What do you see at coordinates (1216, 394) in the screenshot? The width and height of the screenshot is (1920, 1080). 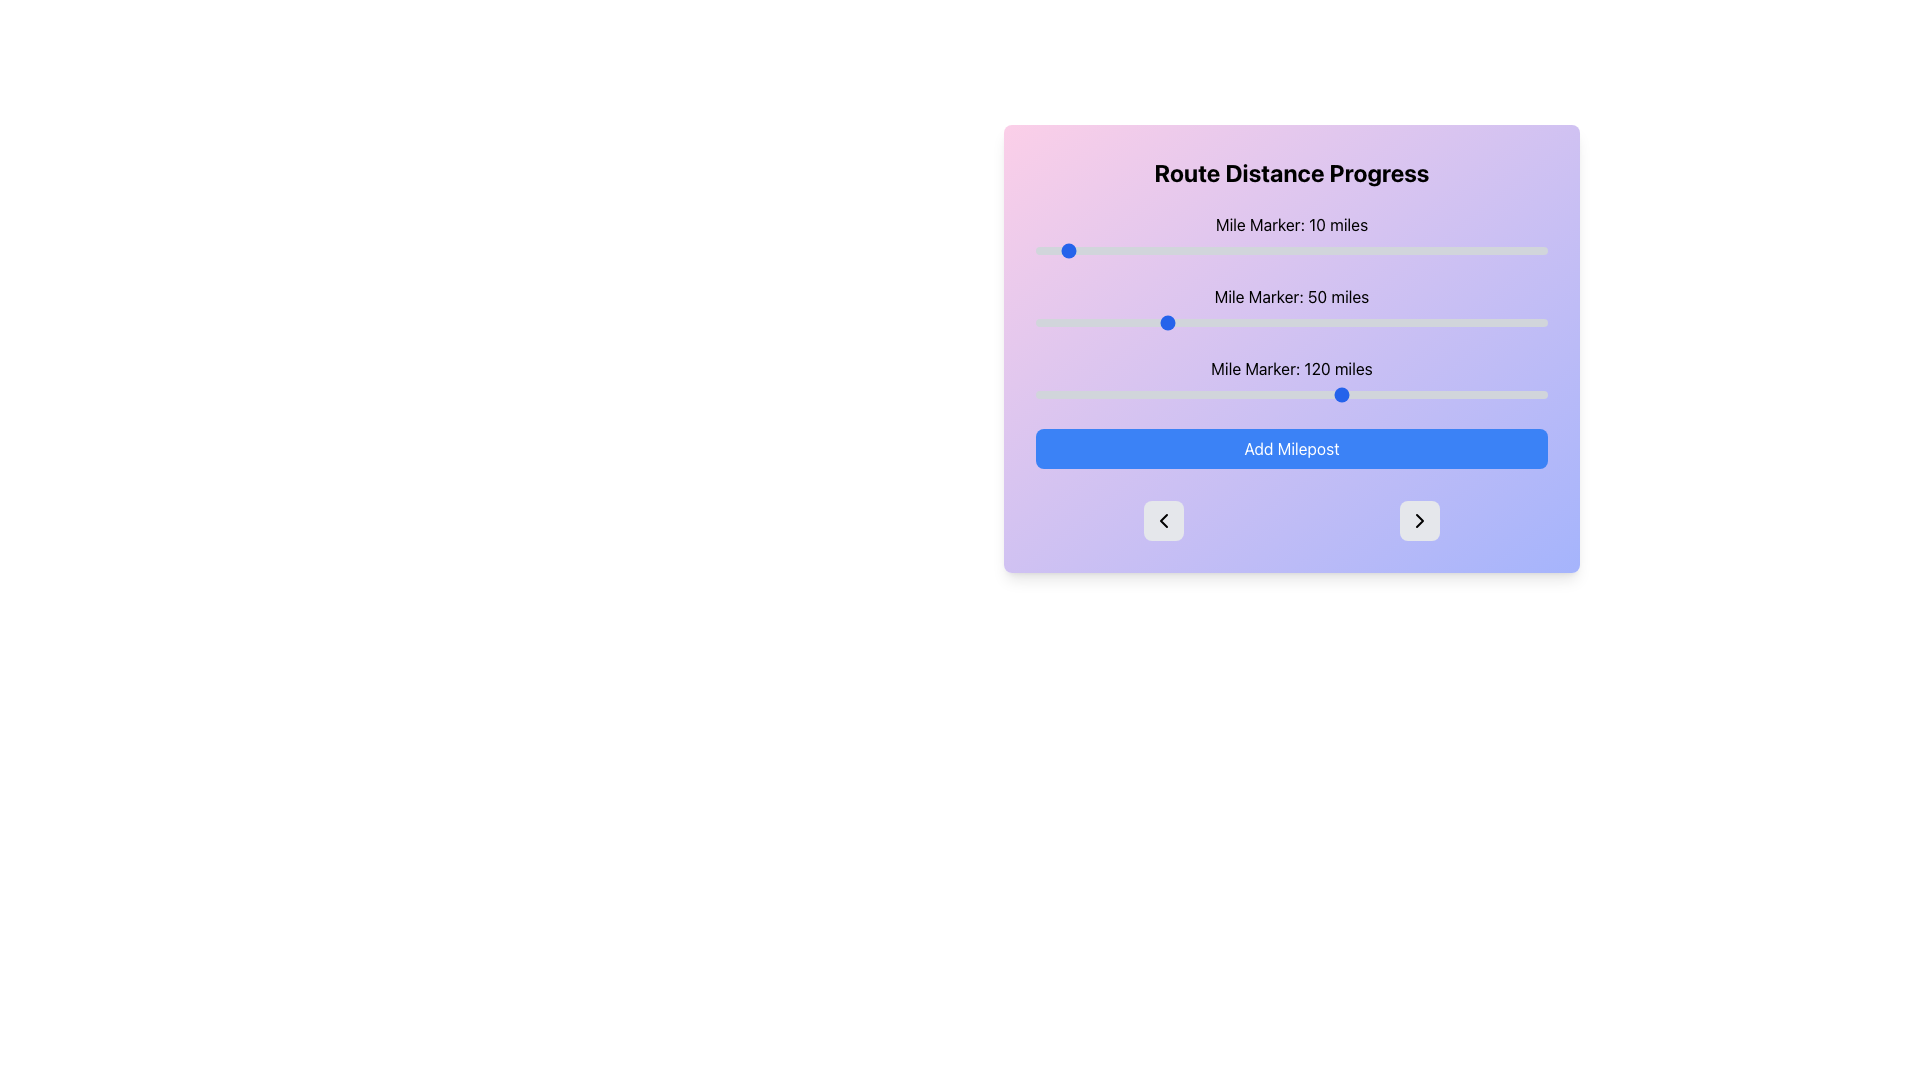 I see `the mile marker` at bounding box center [1216, 394].